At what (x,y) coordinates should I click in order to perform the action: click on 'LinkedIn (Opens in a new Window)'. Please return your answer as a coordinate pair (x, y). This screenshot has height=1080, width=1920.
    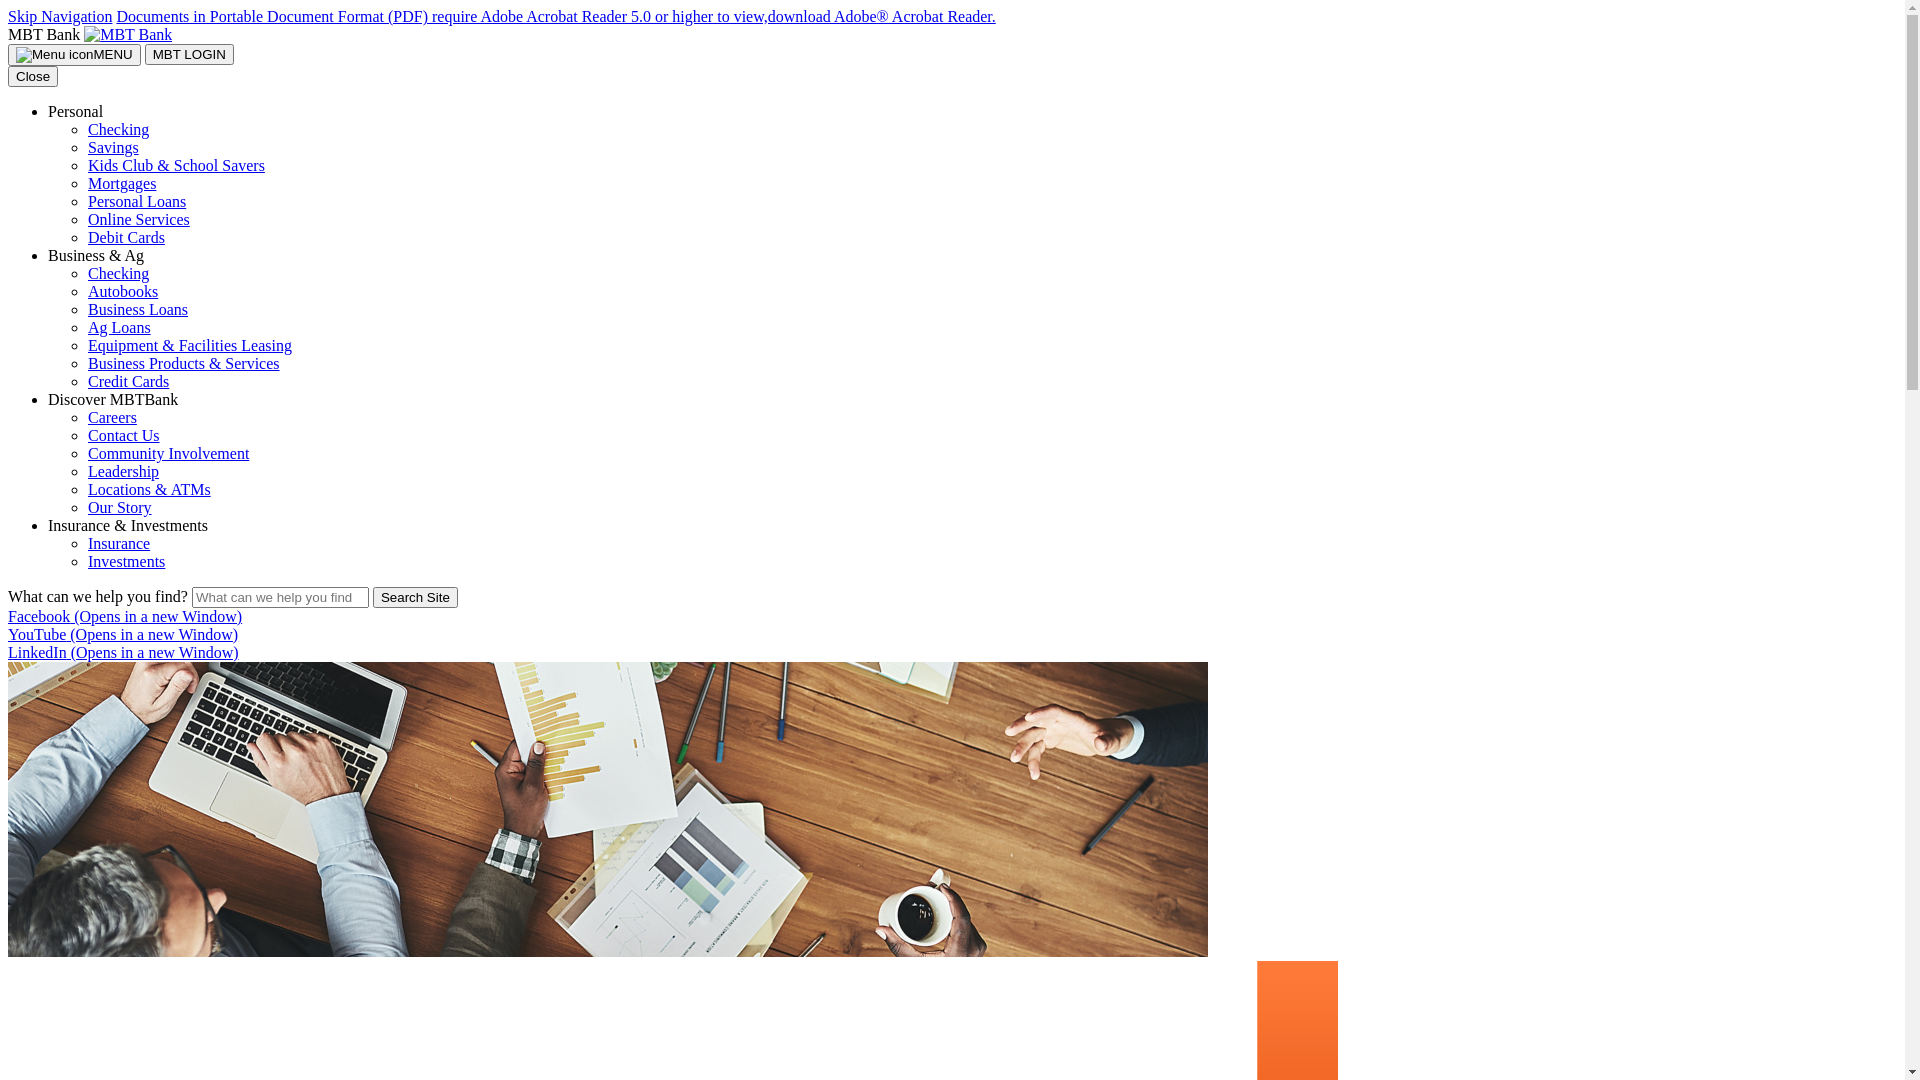
    Looking at the image, I should click on (122, 652).